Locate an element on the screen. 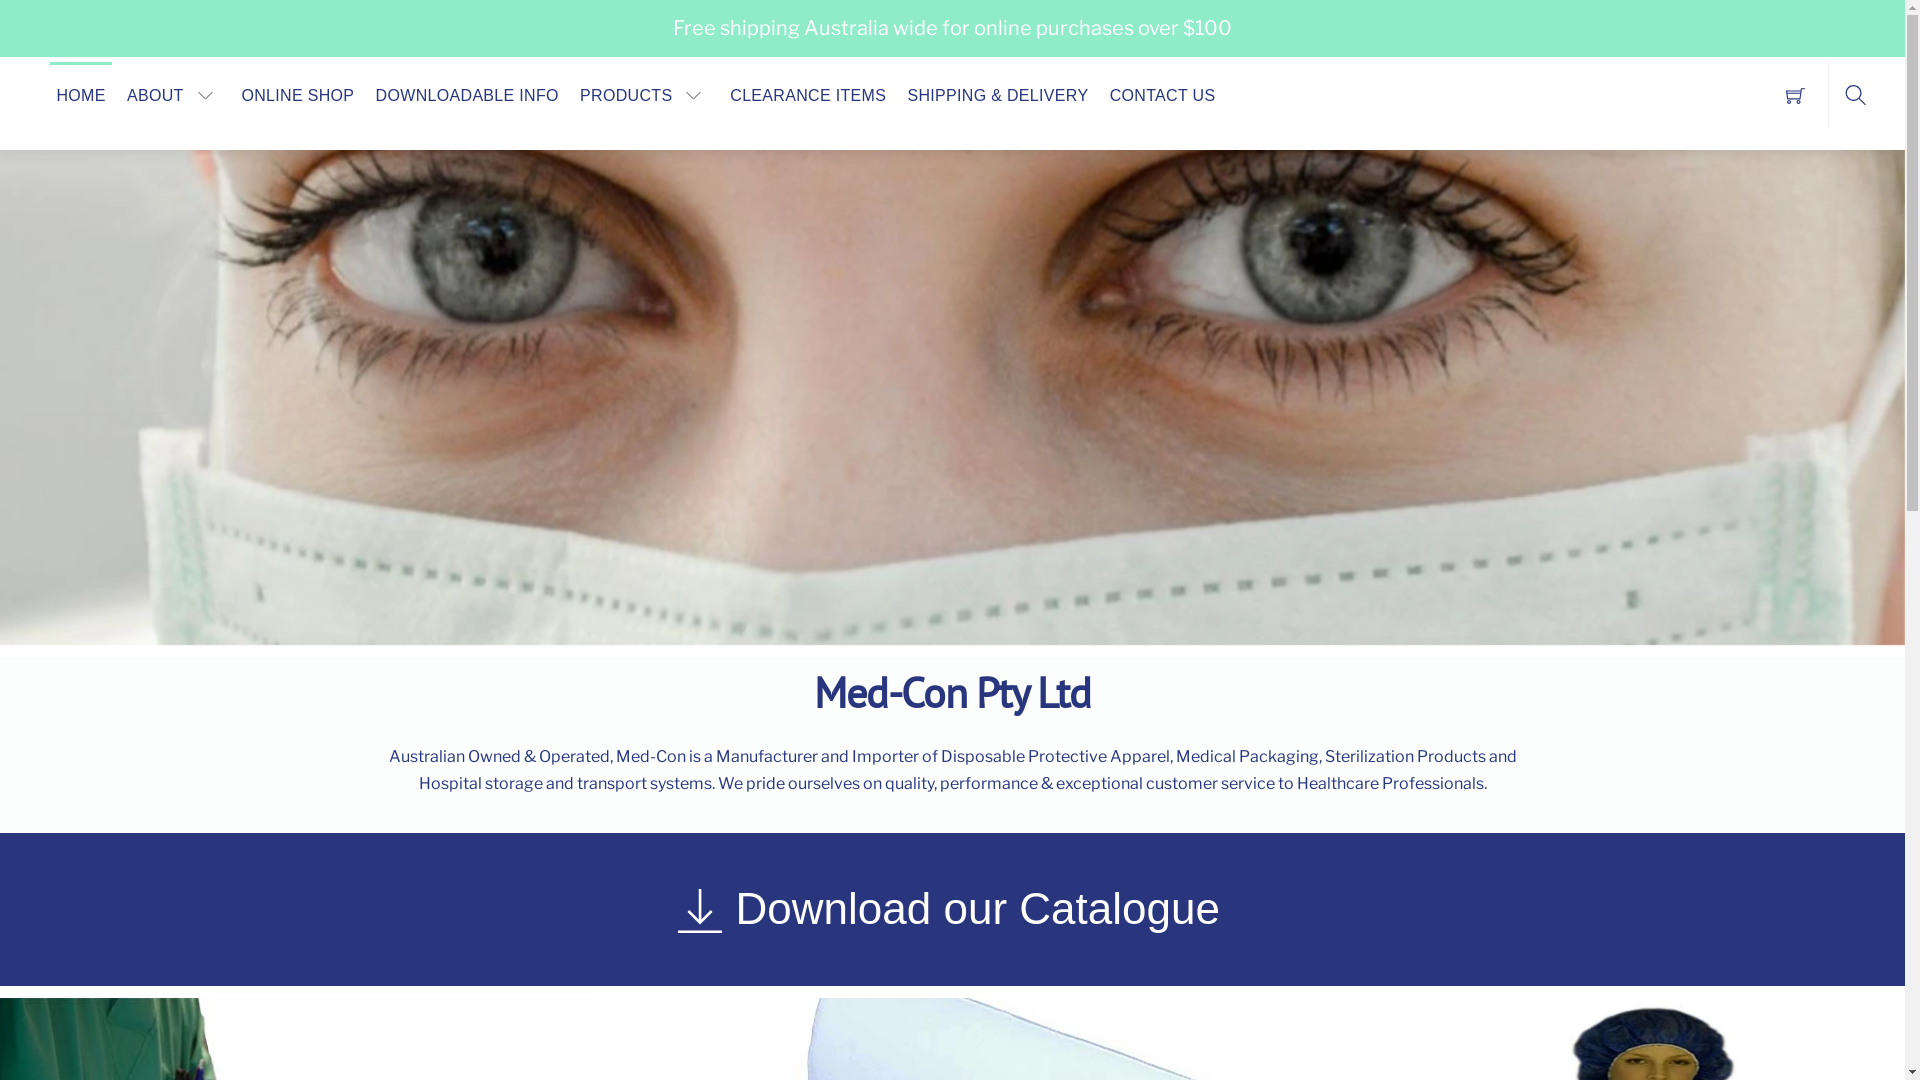 The width and height of the screenshot is (1920, 1080). 'PRODUCTS' is located at coordinates (644, 95).